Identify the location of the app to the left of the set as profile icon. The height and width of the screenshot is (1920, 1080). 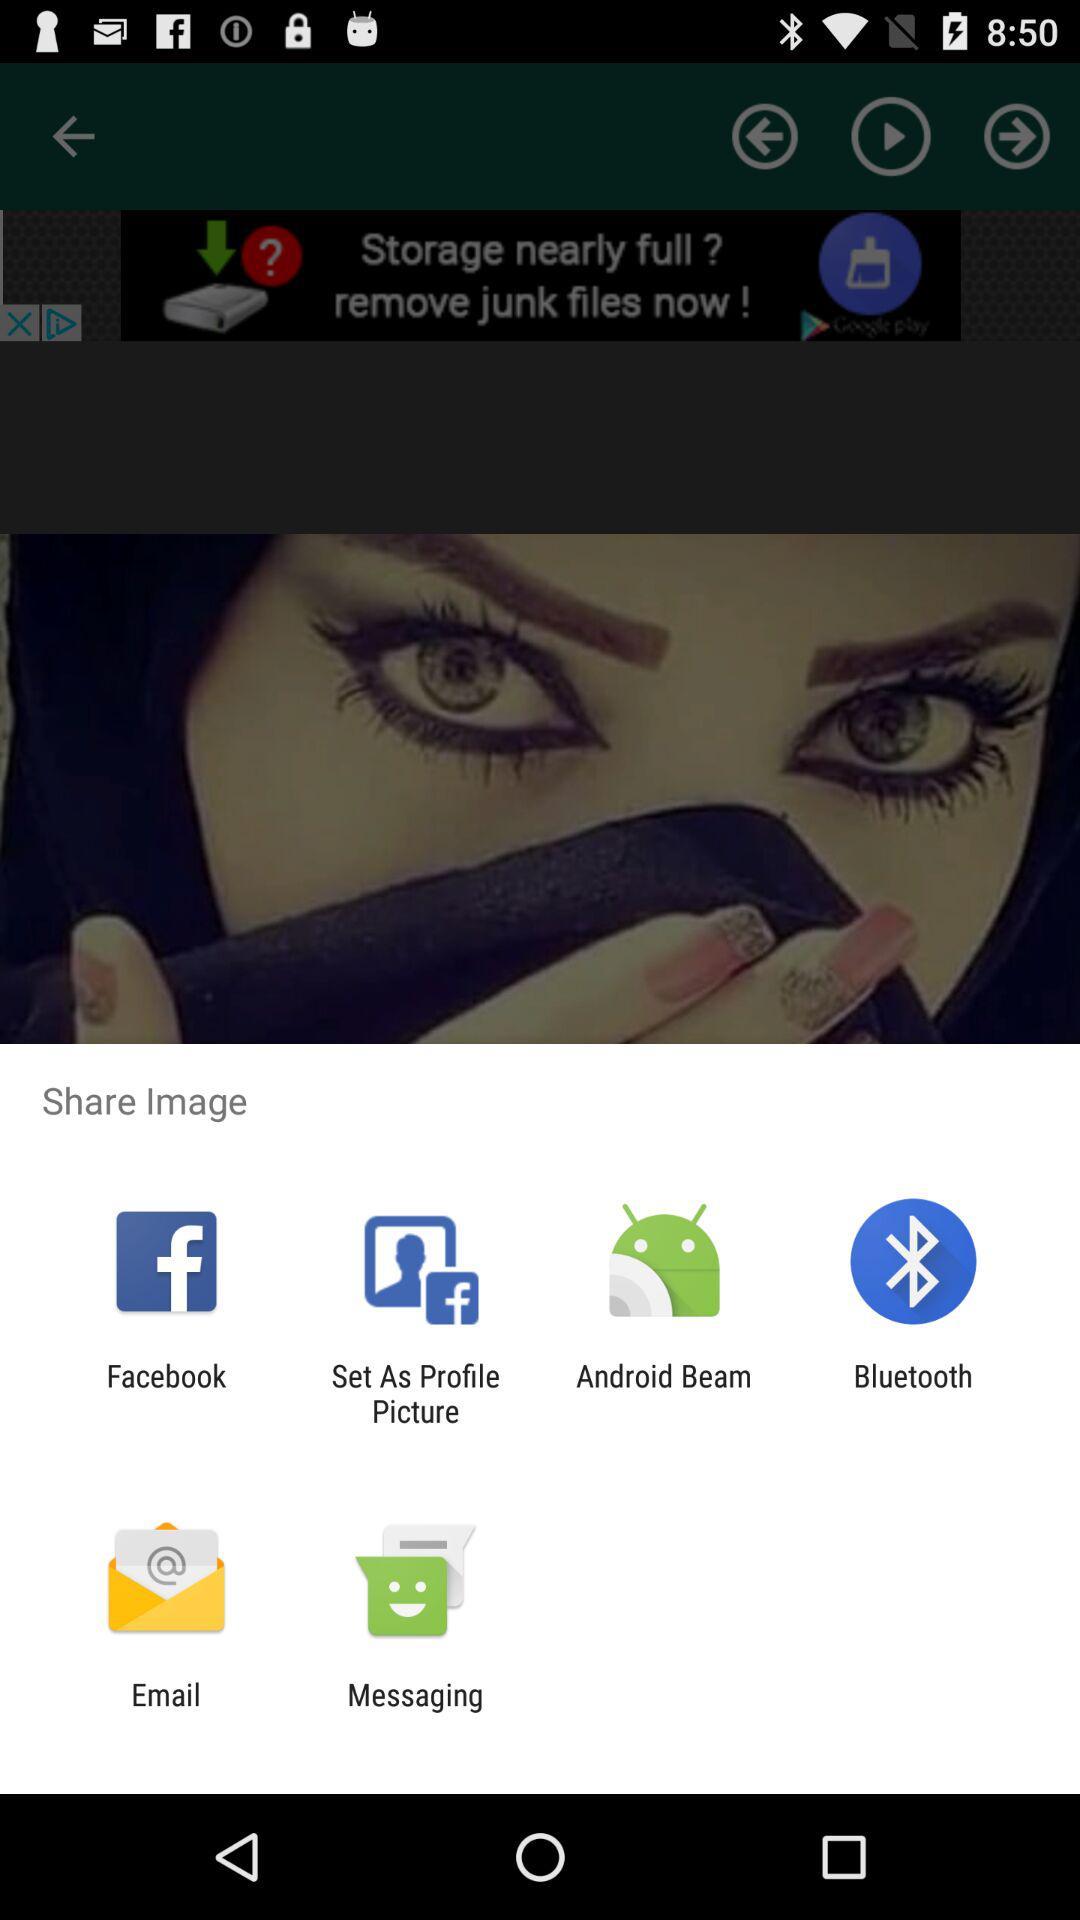
(165, 1392).